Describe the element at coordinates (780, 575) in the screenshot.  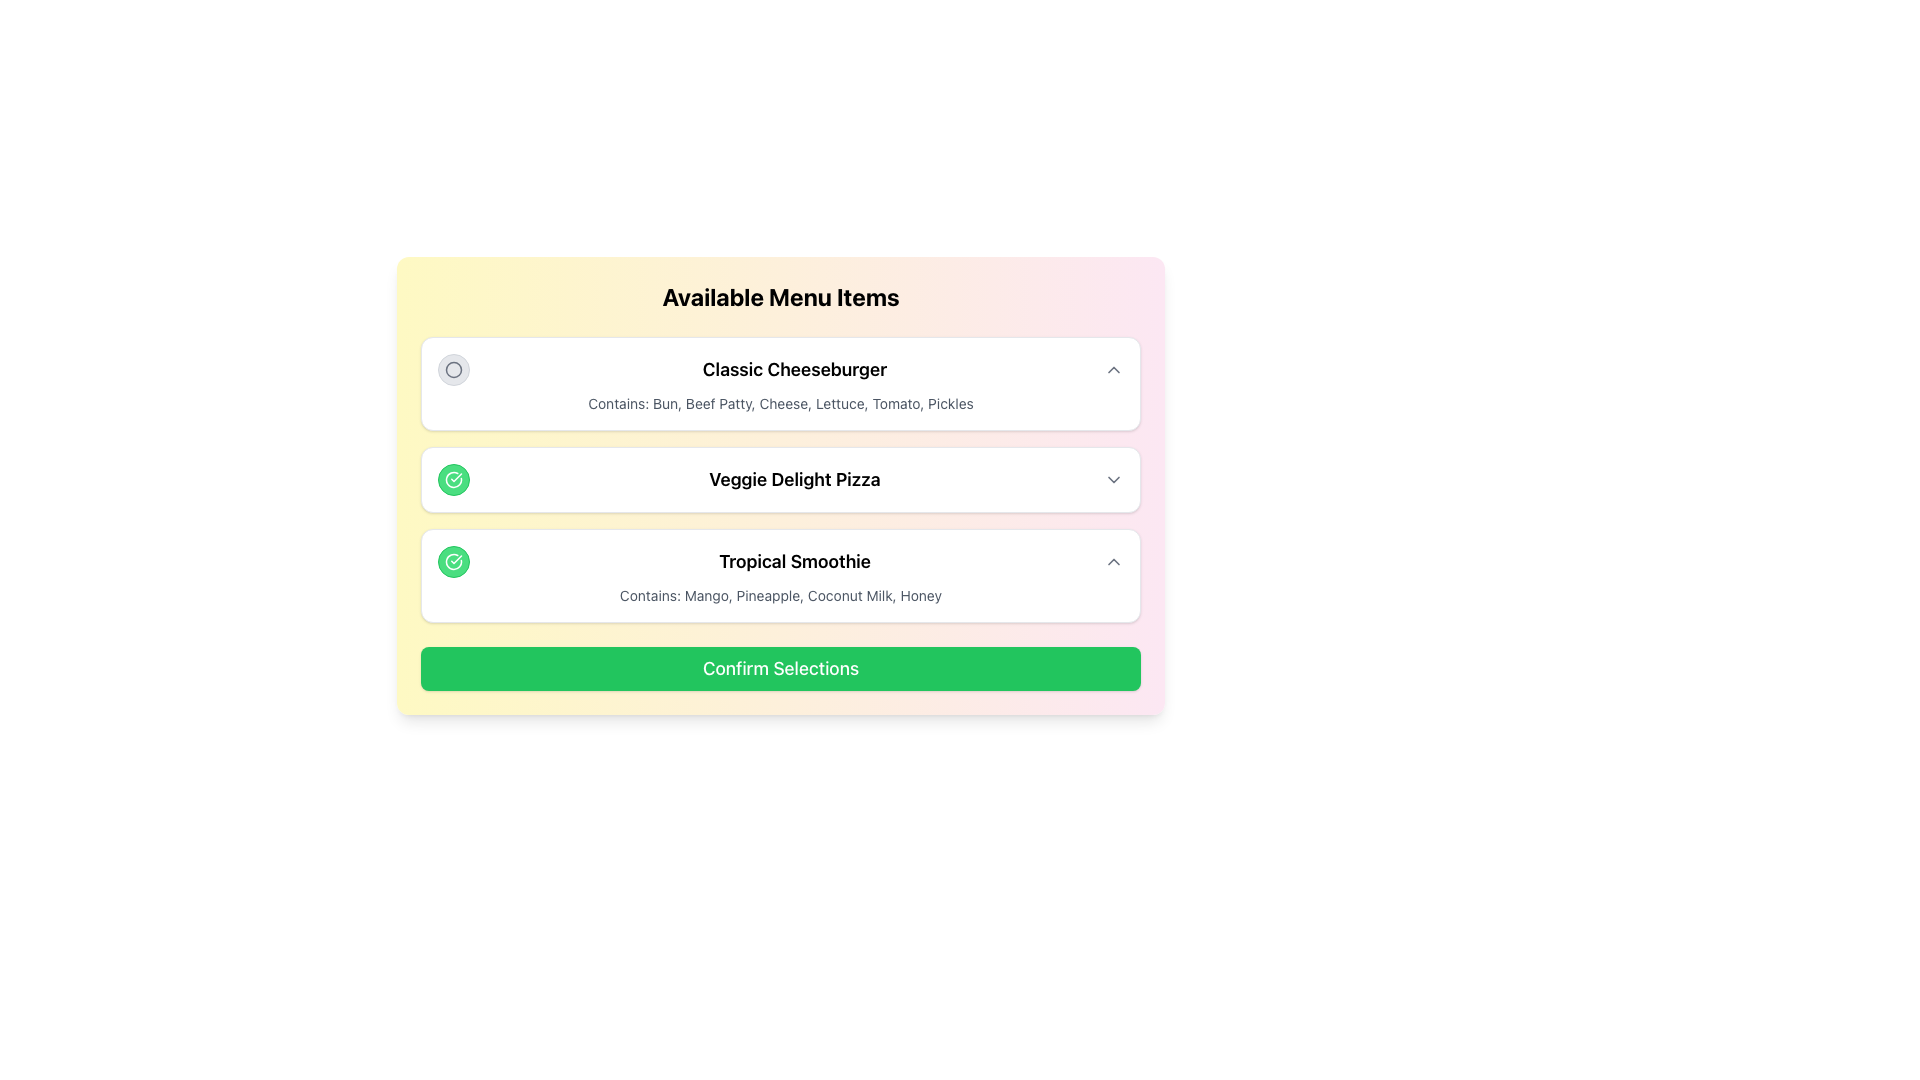
I see `the 'Tropical Smoothie' card` at that location.